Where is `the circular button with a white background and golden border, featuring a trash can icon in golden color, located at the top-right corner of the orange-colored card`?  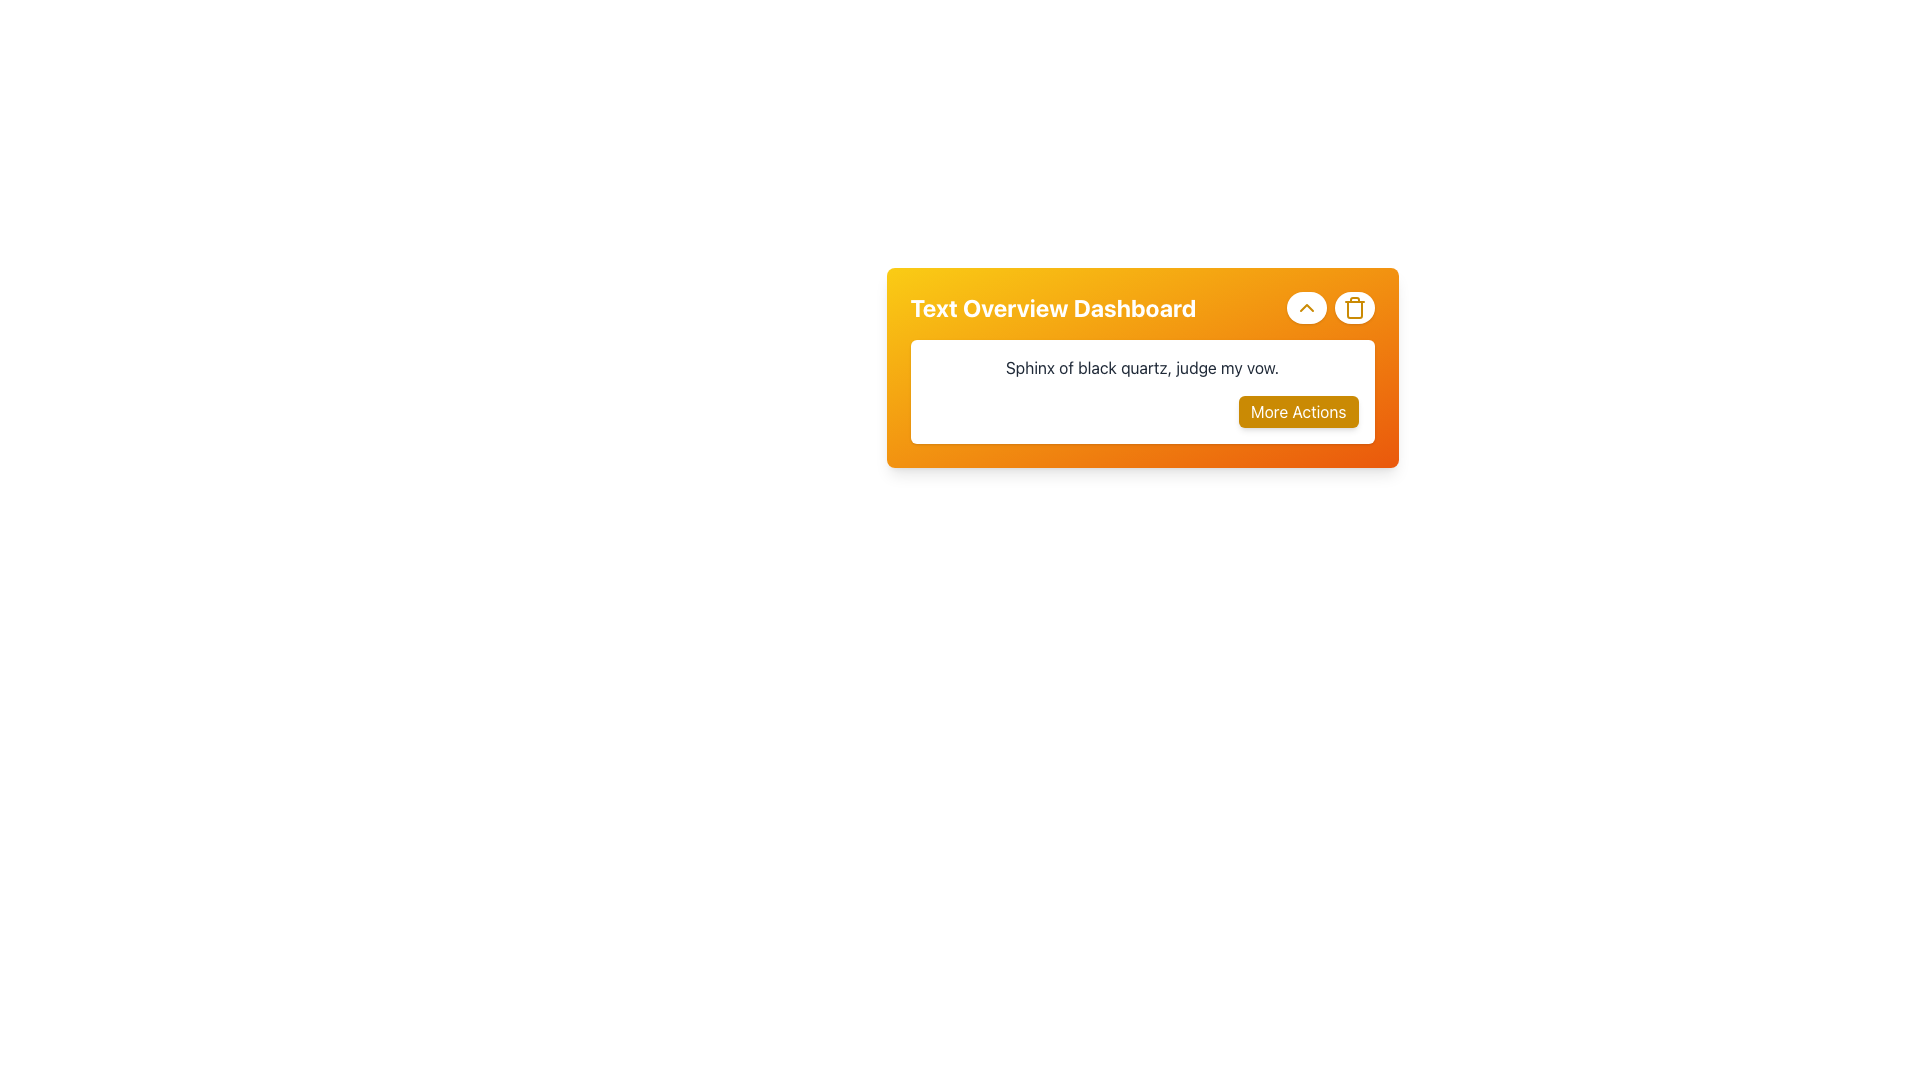 the circular button with a white background and golden border, featuring a trash can icon in golden color, located at the top-right corner of the orange-colored card is located at coordinates (1354, 308).